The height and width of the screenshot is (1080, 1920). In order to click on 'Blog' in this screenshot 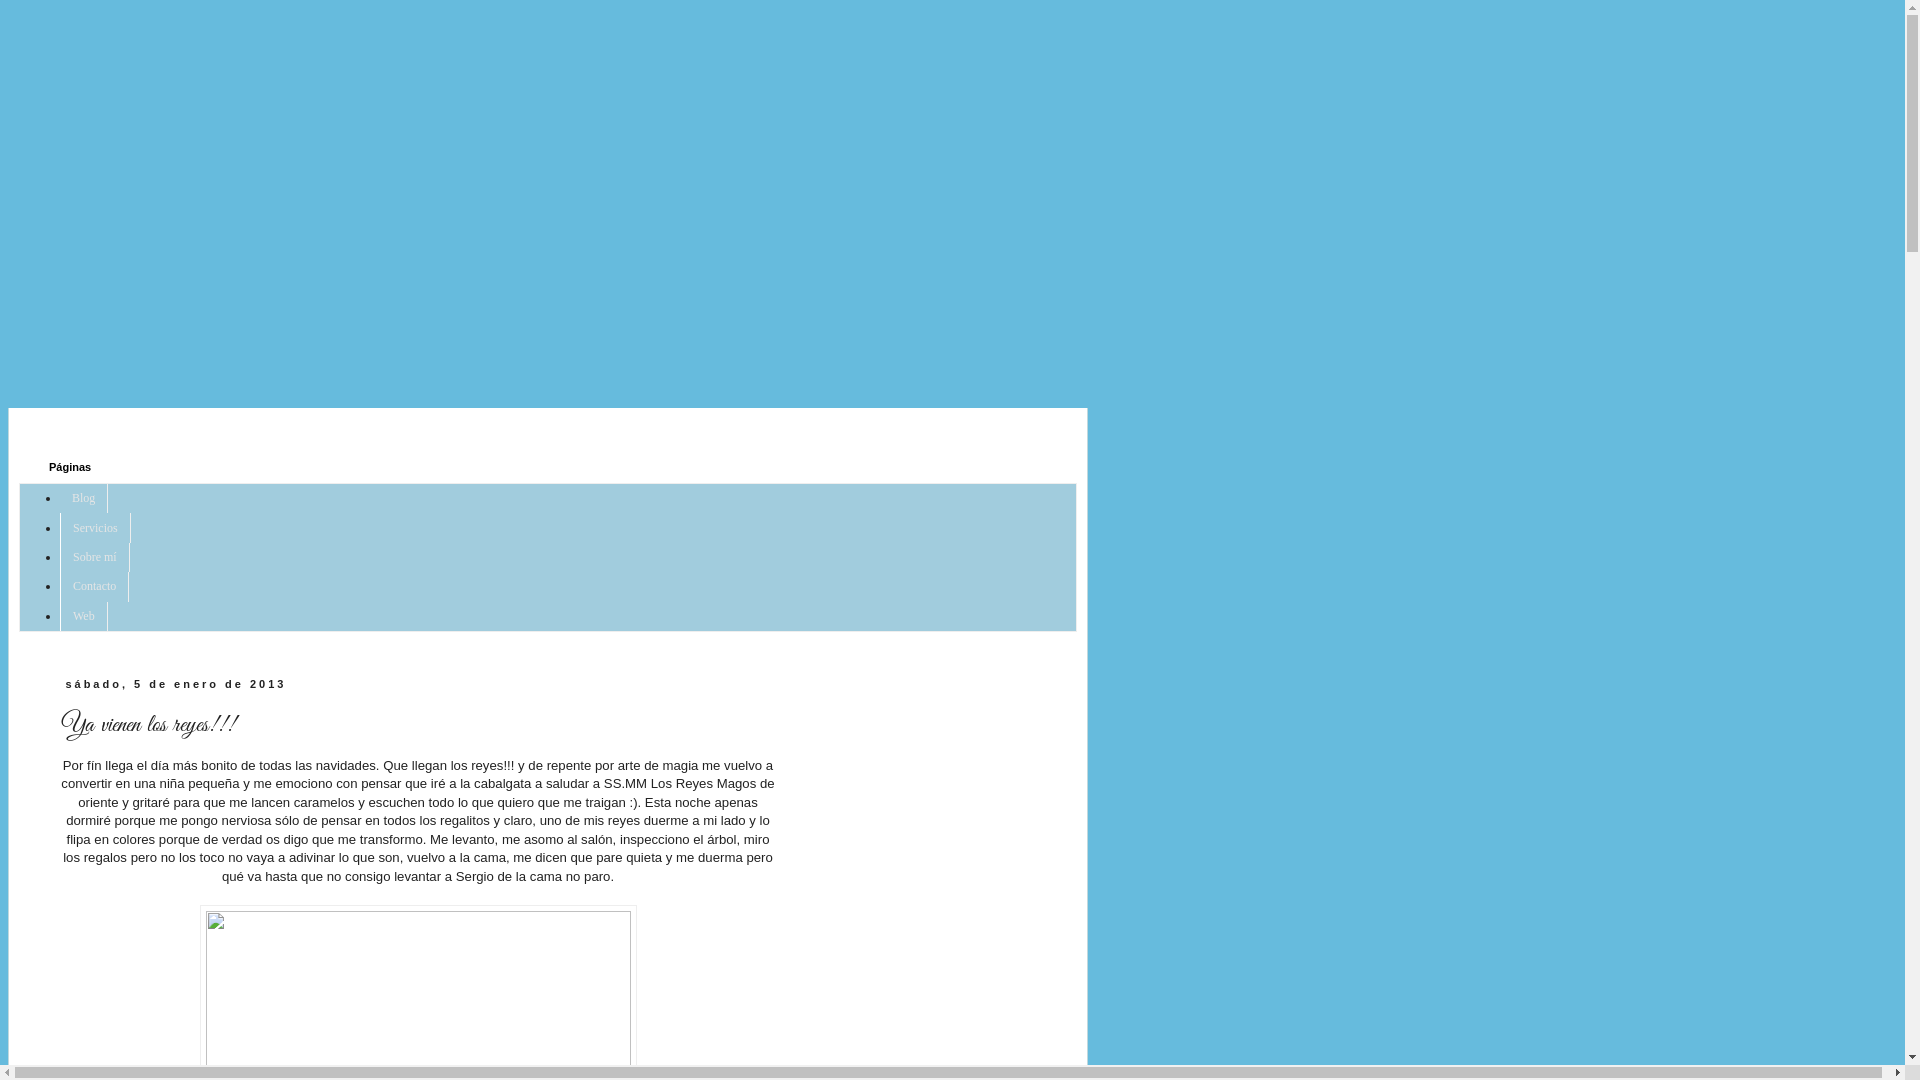, I will do `click(82, 497)`.